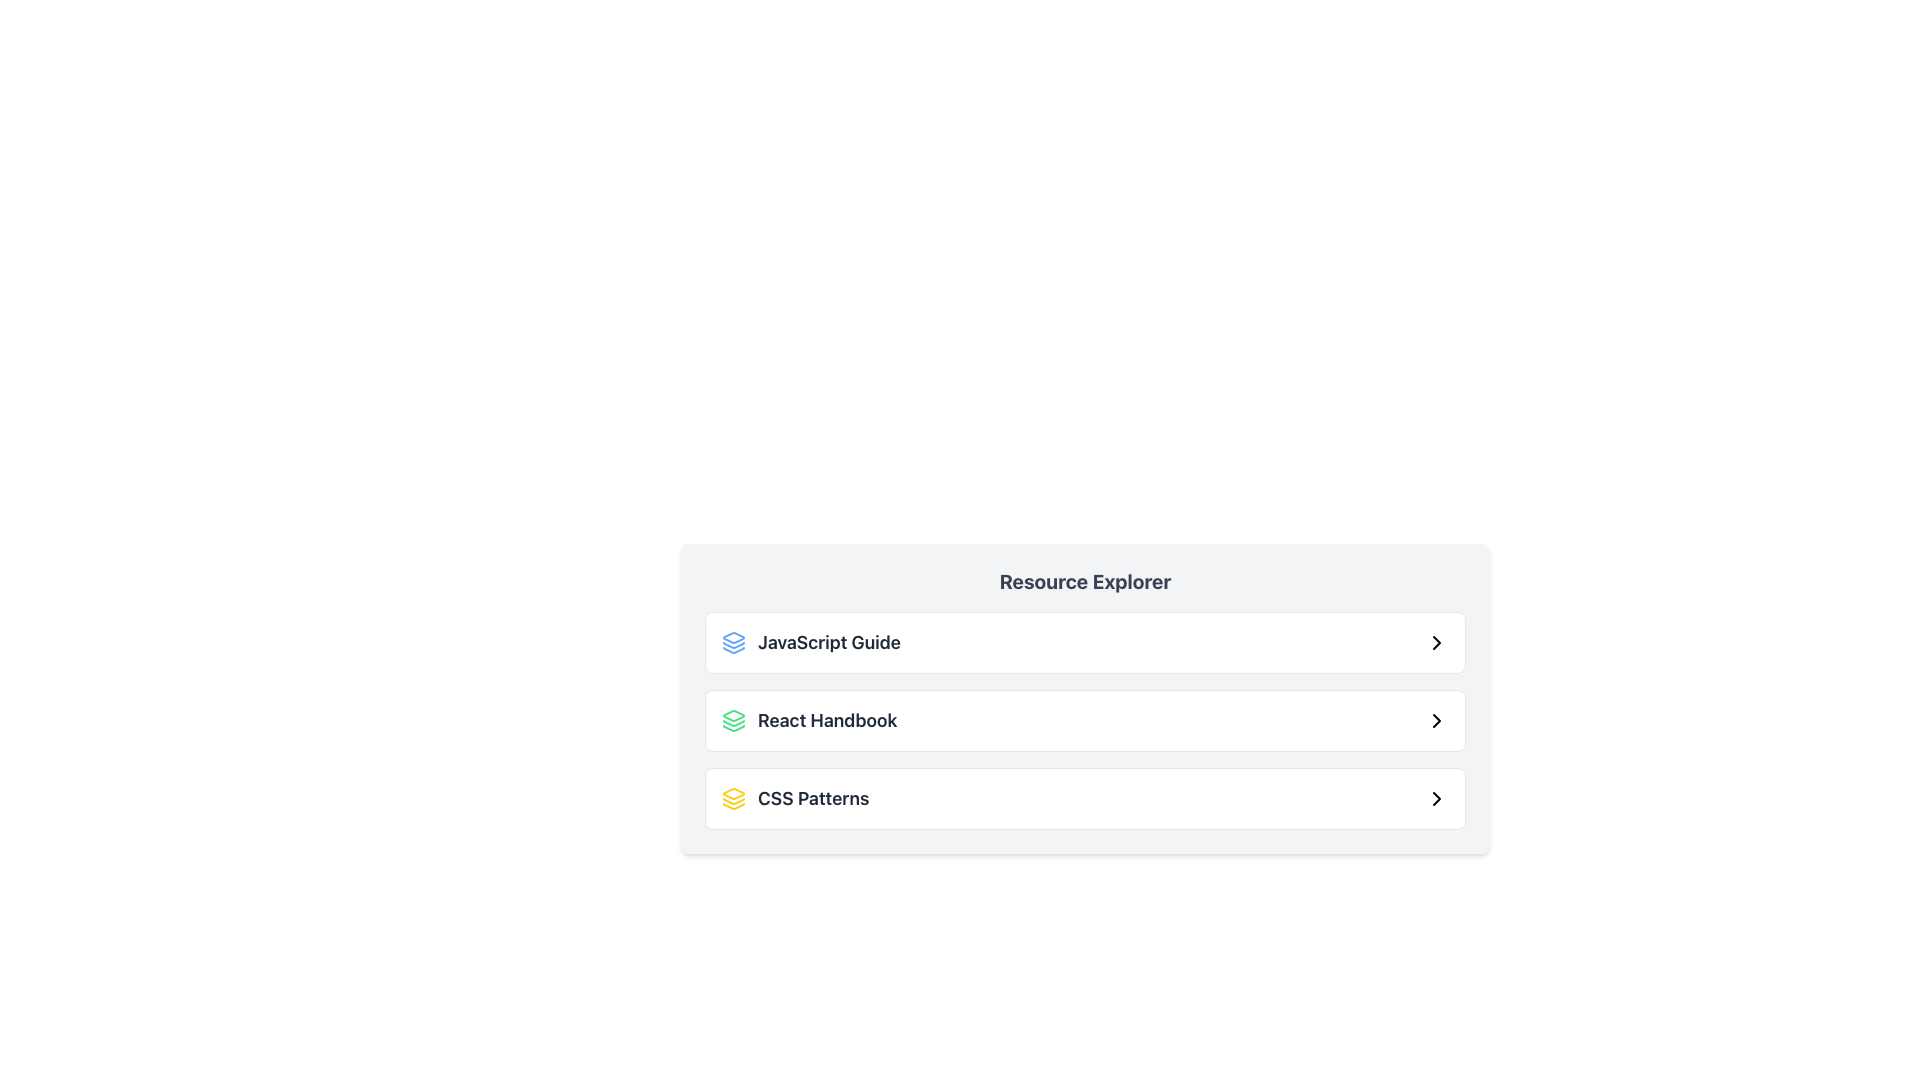 The width and height of the screenshot is (1920, 1080). Describe the element at coordinates (1084, 797) in the screenshot. I see `the third Card-style List Item representing 'CSS Patterns' in the 'Resource Explorer' section` at that location.